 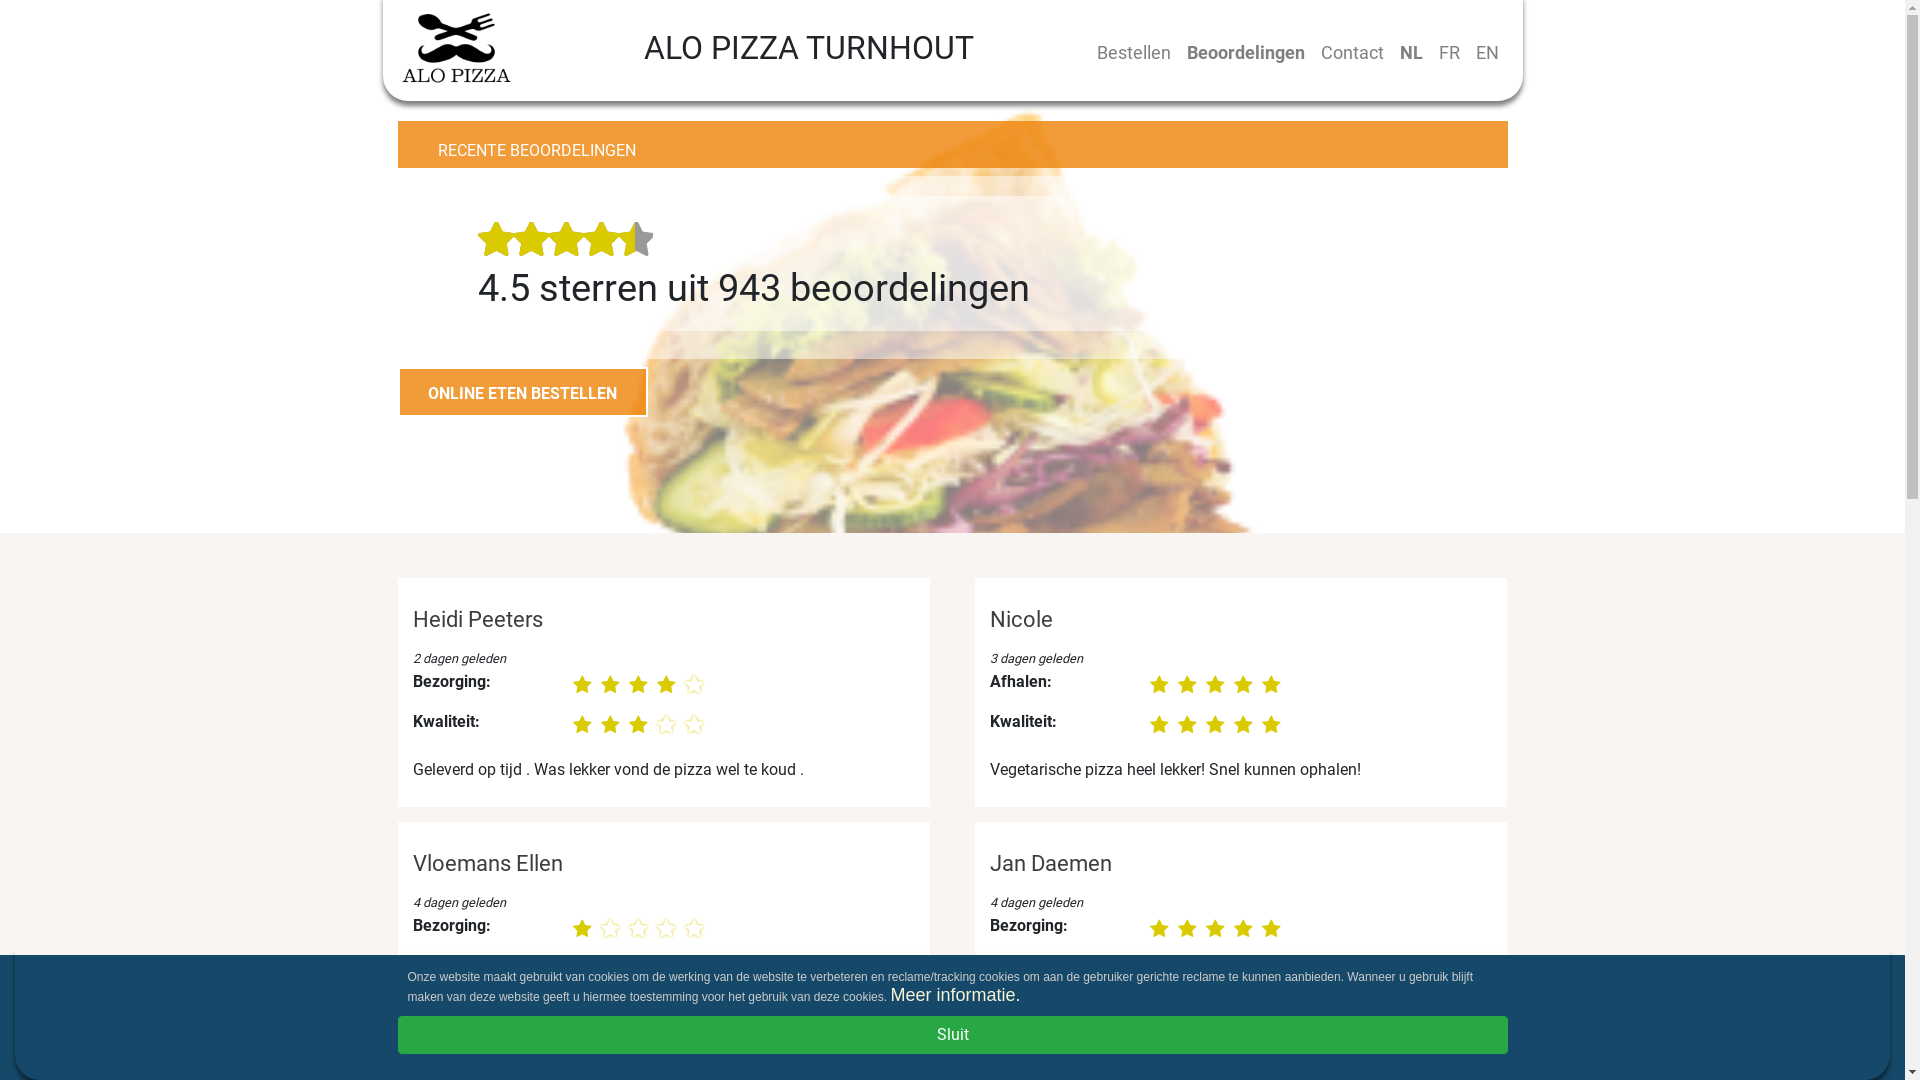 I want to click on 'Beoordelingen', so click(x=1177, y=51).